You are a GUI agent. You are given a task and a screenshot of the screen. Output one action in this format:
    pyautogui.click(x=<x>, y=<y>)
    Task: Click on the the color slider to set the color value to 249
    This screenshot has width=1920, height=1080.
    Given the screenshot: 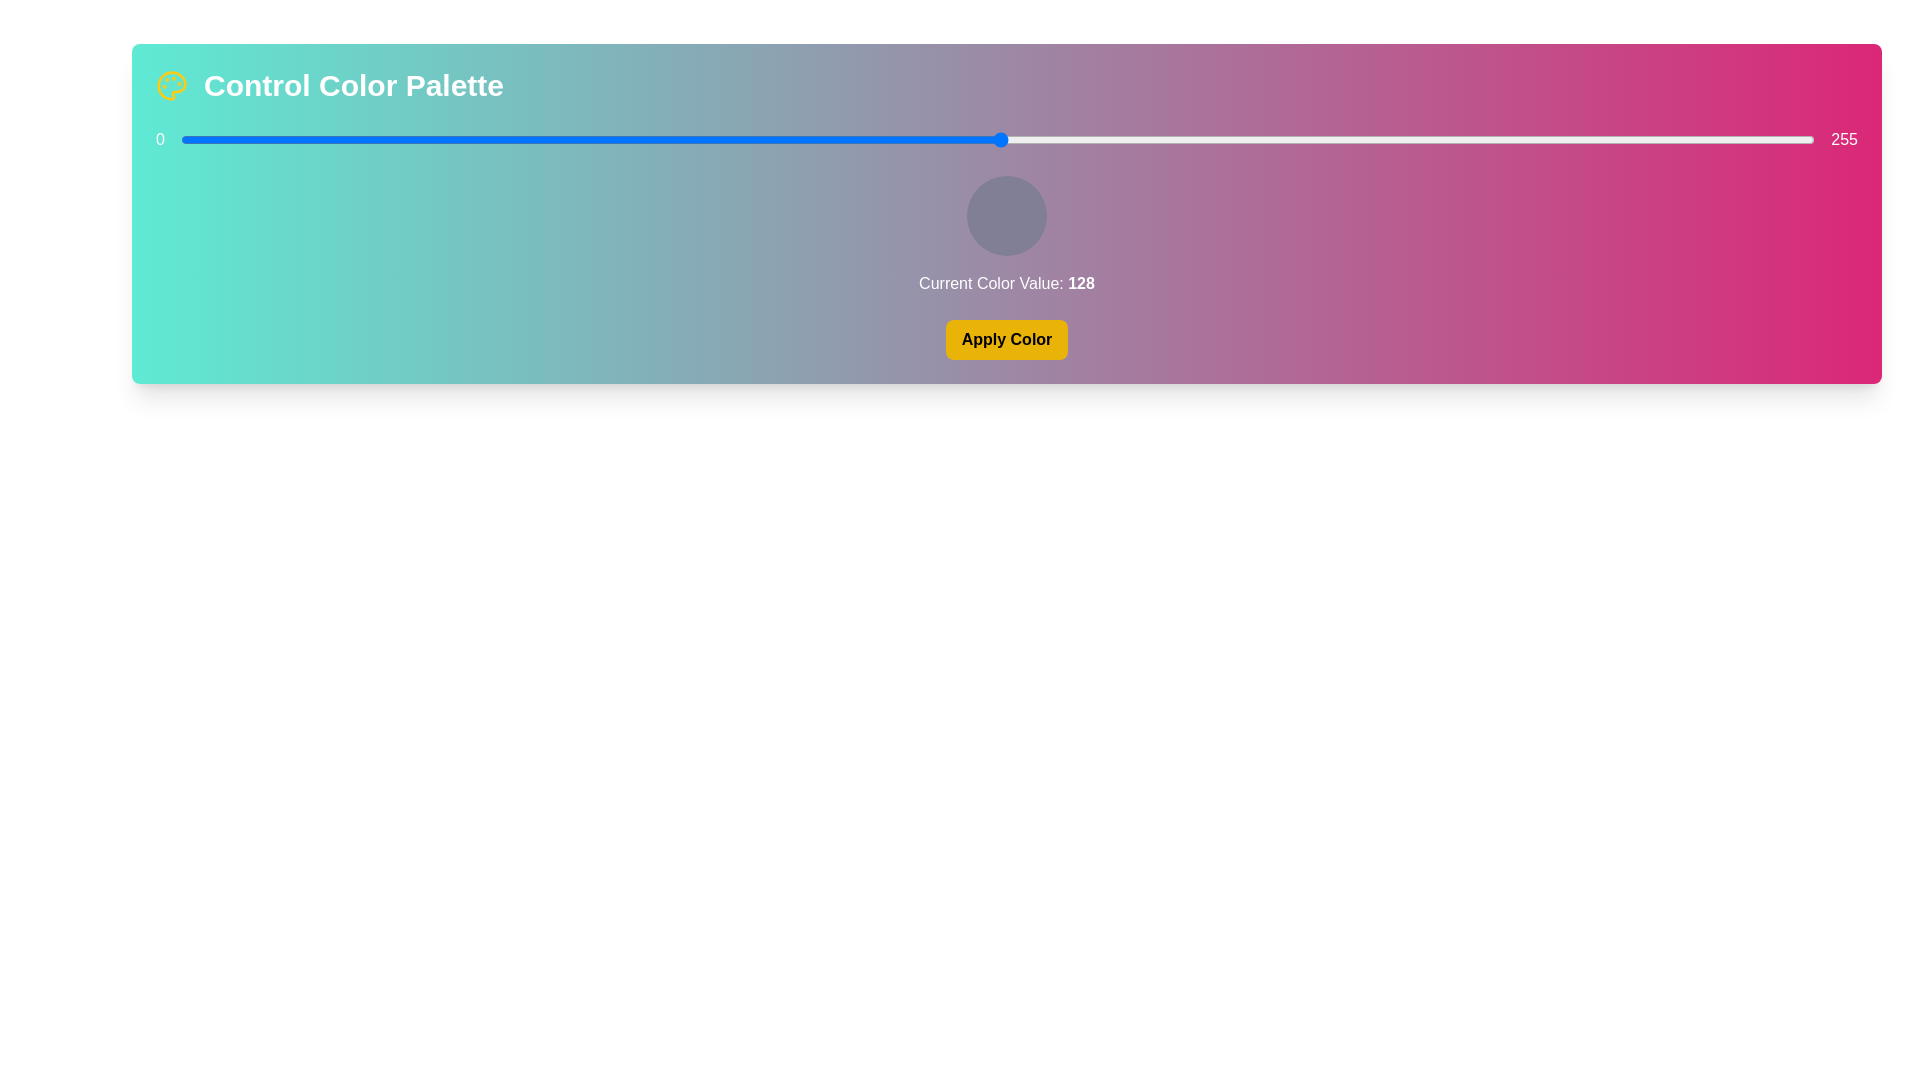 What is the action you would take?
    pyautogui.click(x=1776, y=138)
    